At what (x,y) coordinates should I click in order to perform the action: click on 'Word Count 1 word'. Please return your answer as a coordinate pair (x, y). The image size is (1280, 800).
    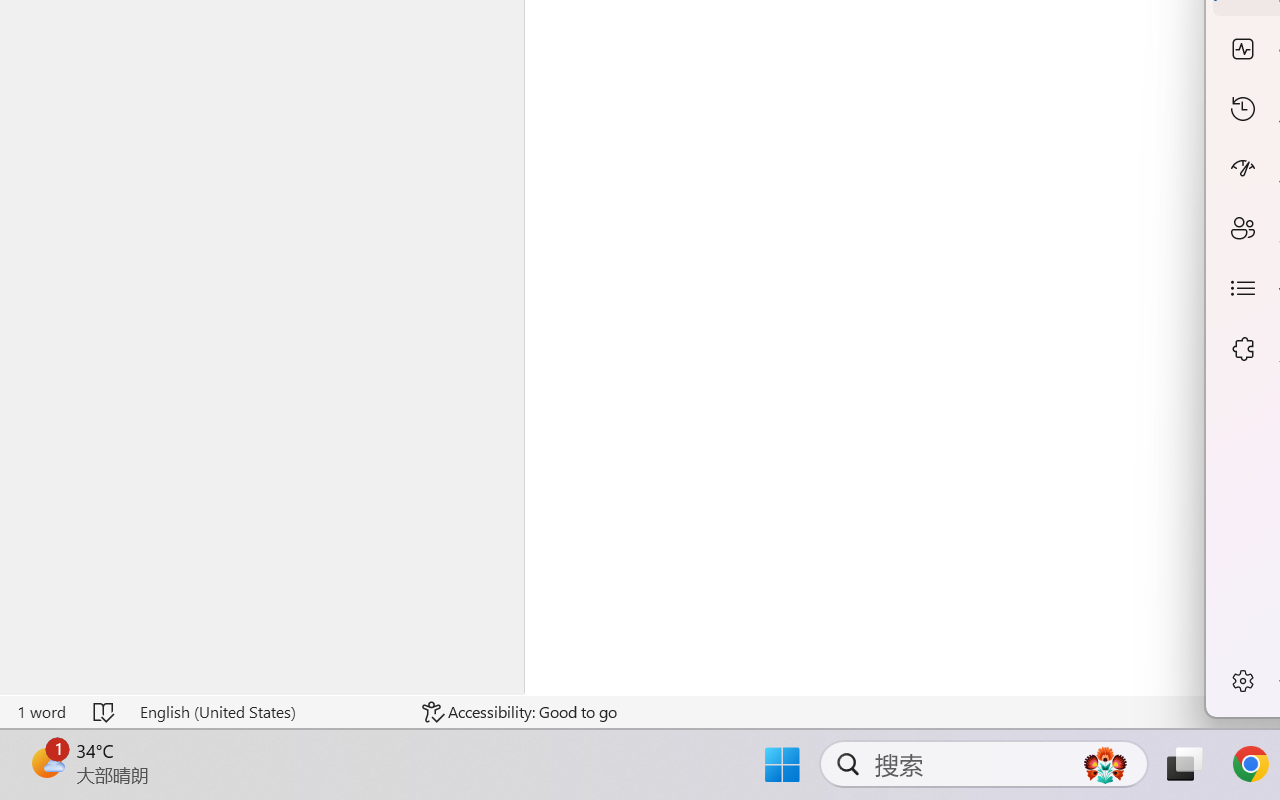
    Looking at the image, I should click on (41, 711).